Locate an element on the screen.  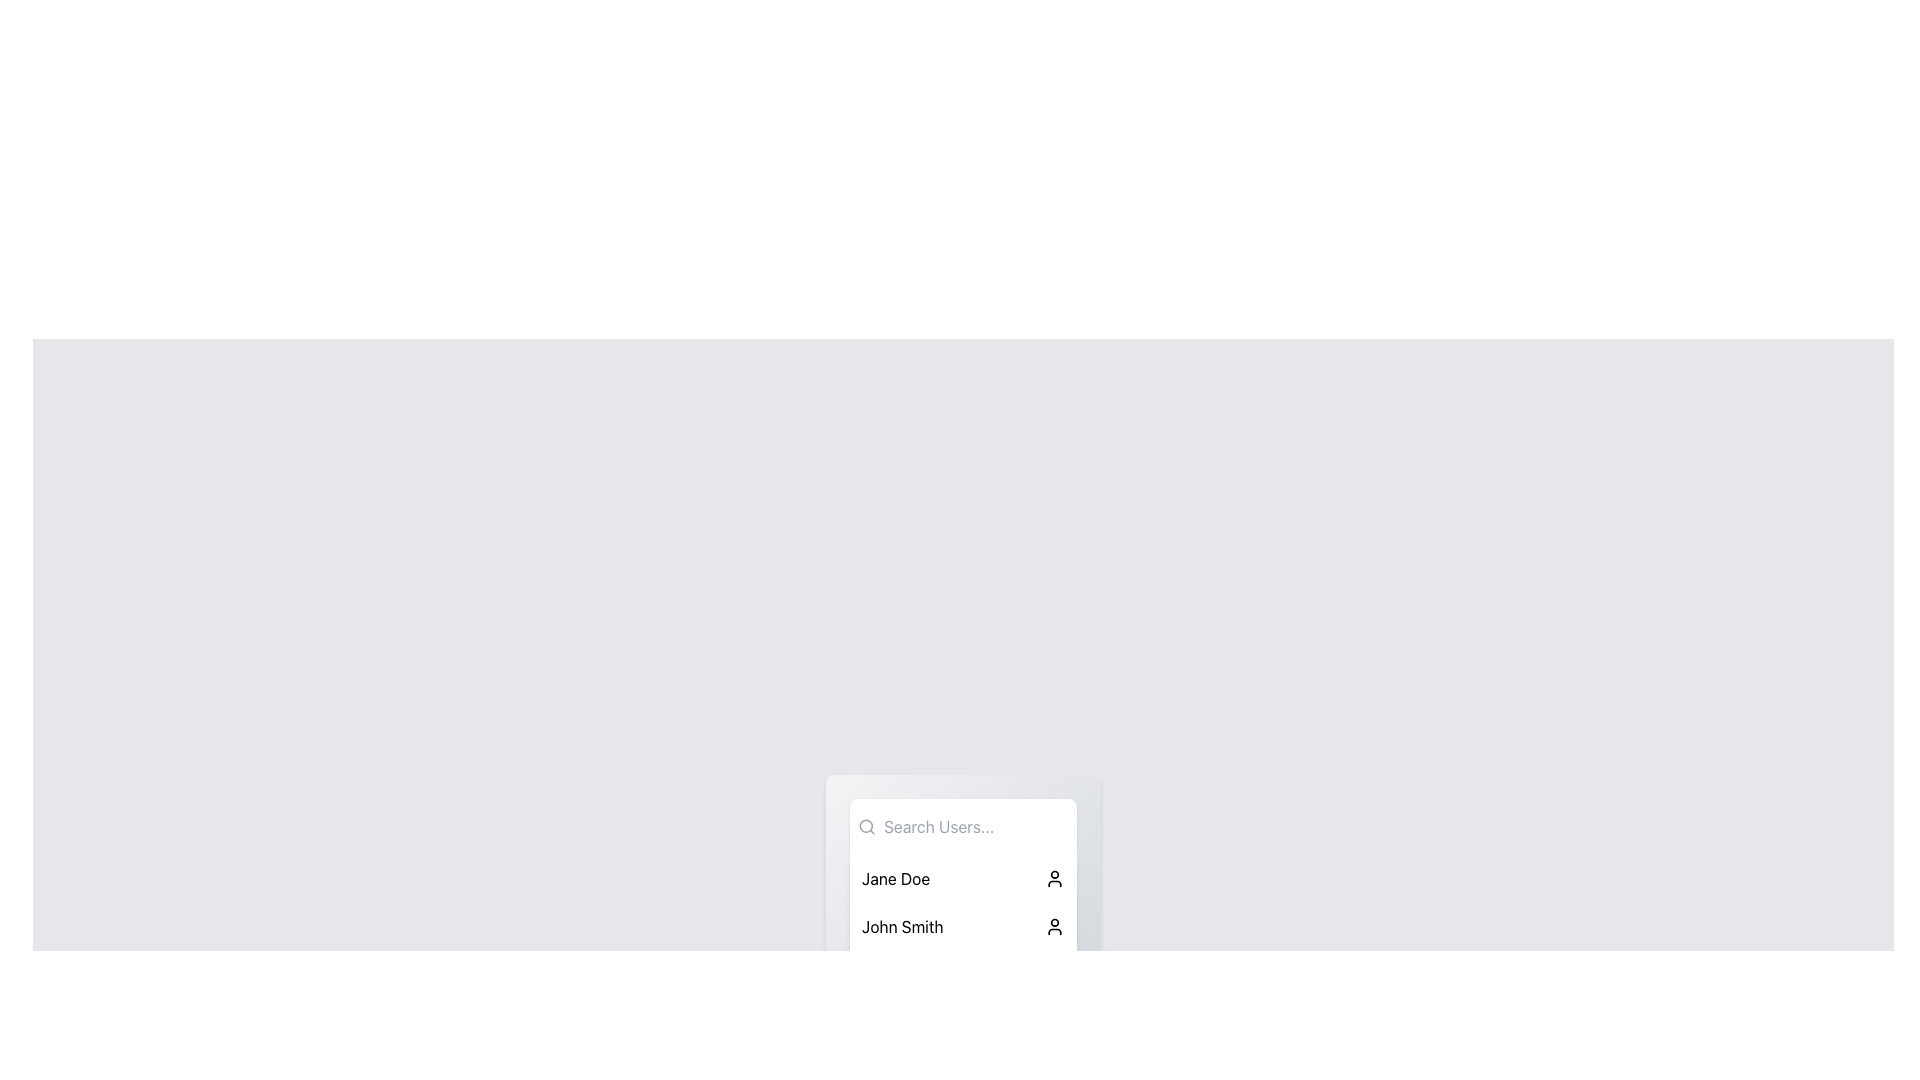
the text label displaying 'John Smith' in black font, which is located within a dropdown list beneath the 'Jane Doe' entry is located at coordinates (901, 926).